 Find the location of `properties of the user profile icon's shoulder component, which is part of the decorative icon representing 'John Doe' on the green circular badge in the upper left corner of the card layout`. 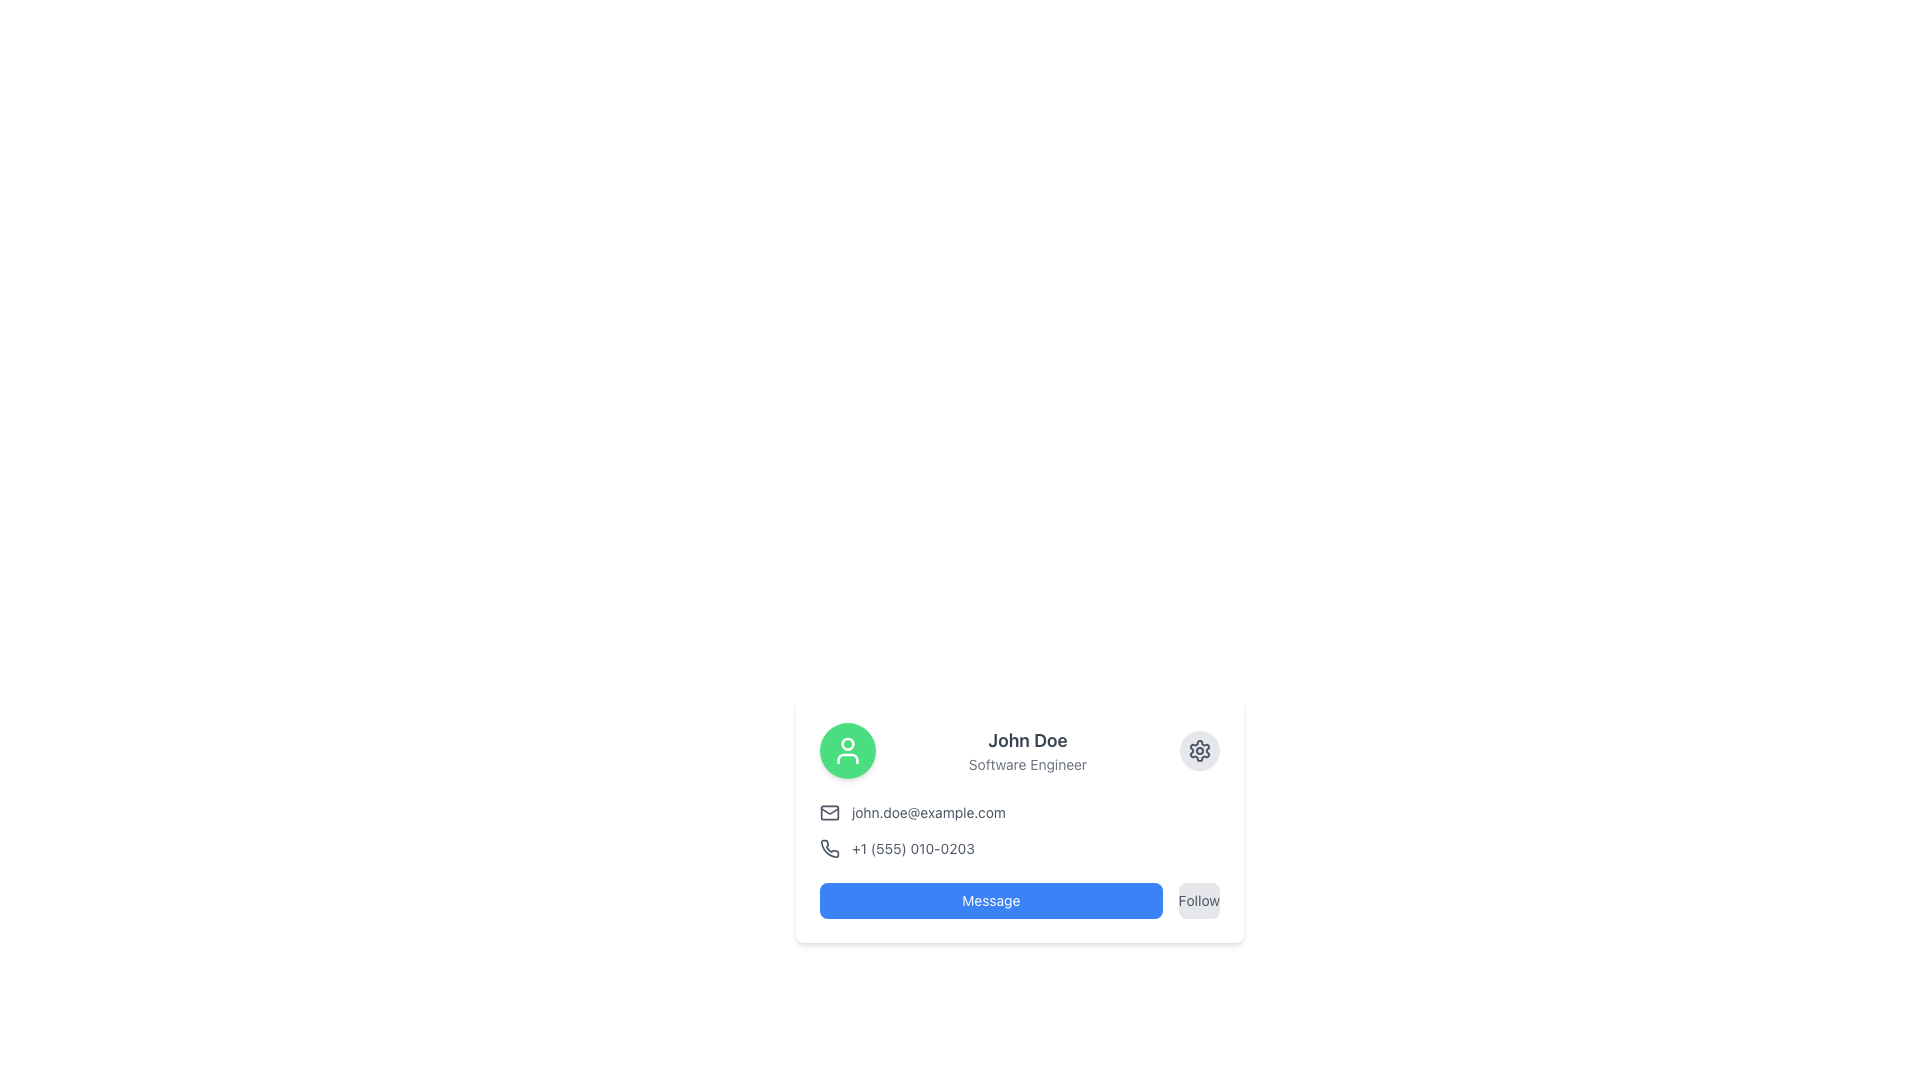

properties of the user profile icon's shoulder component, which is part of the decorative icon representing 'John Doe' on the green circular badge in the upper left corner of the card layout is located at coordinates (848, 759).